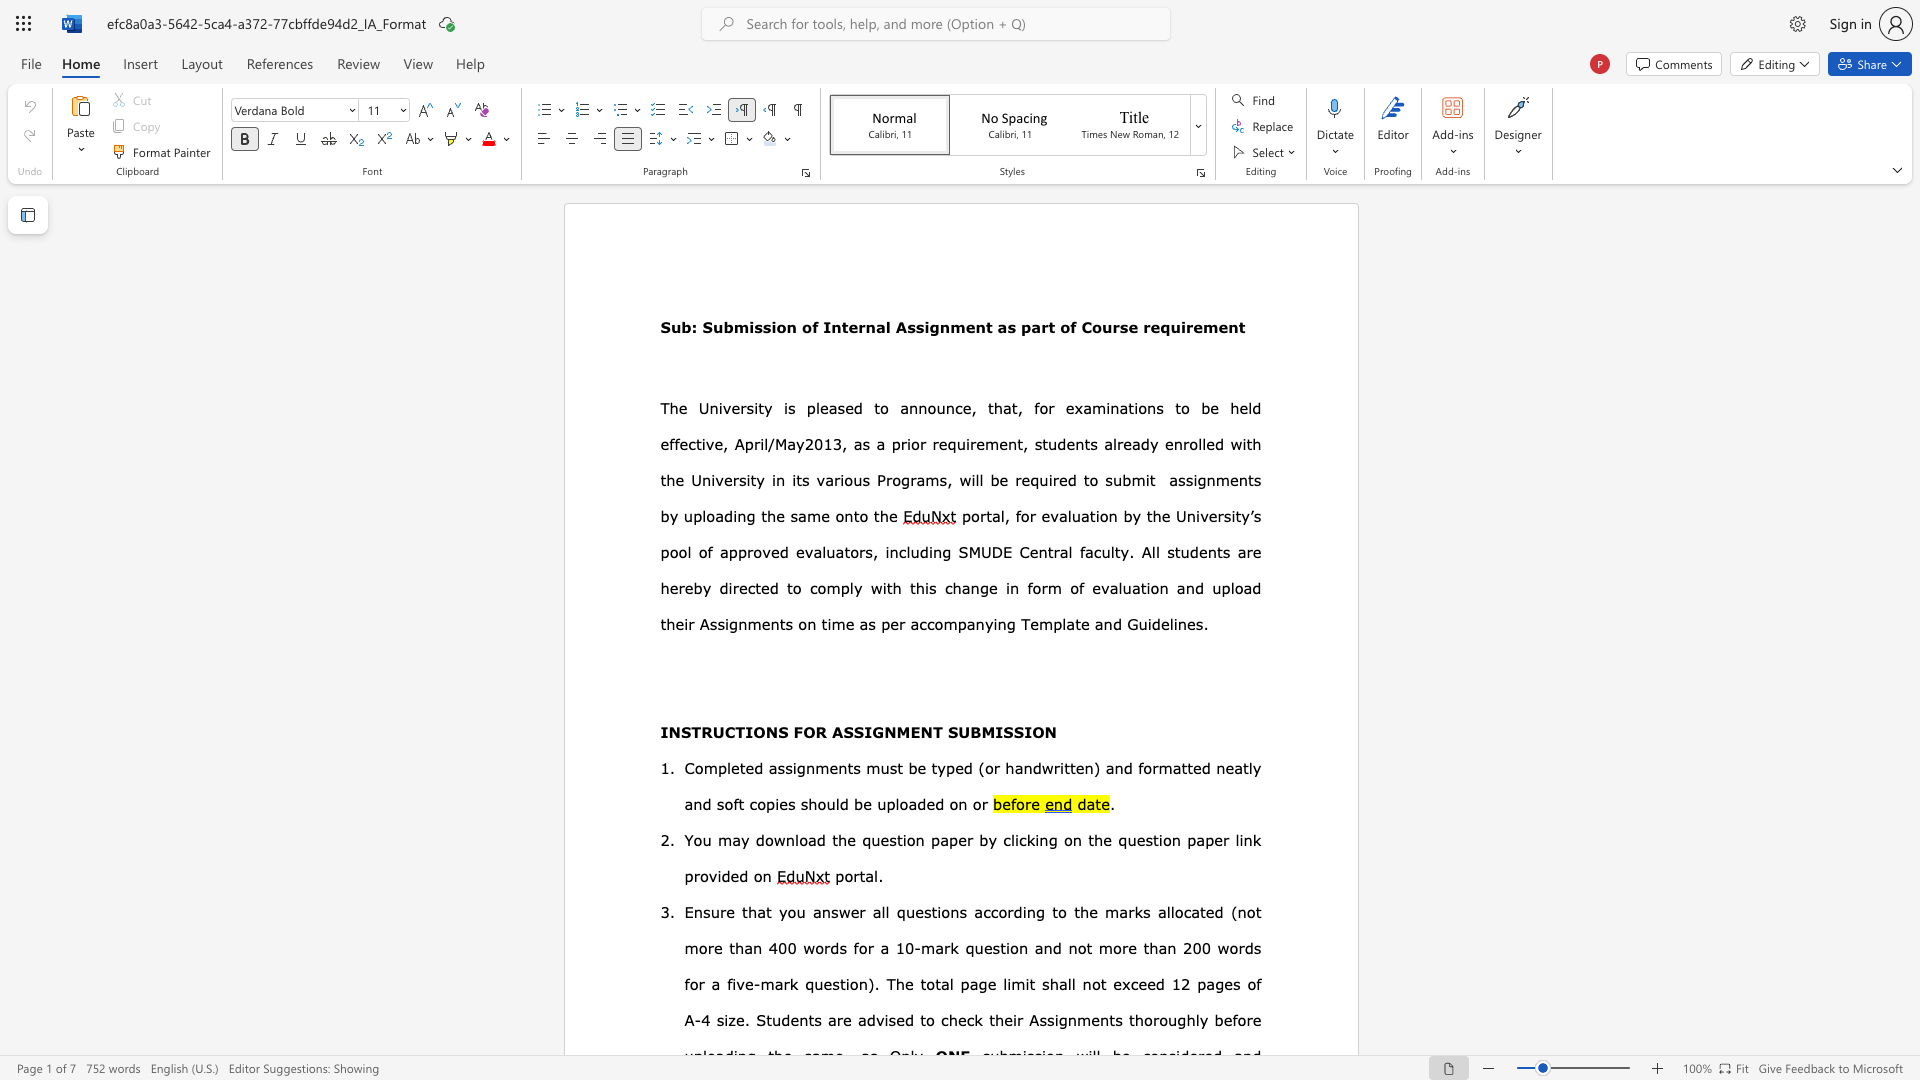  What do you see at coordinates (795, 766) in the screenshot?
I see `the subset text "gnments must be ty" within the text "Completed assignments must be typed"` at bounding box center [795, 766].